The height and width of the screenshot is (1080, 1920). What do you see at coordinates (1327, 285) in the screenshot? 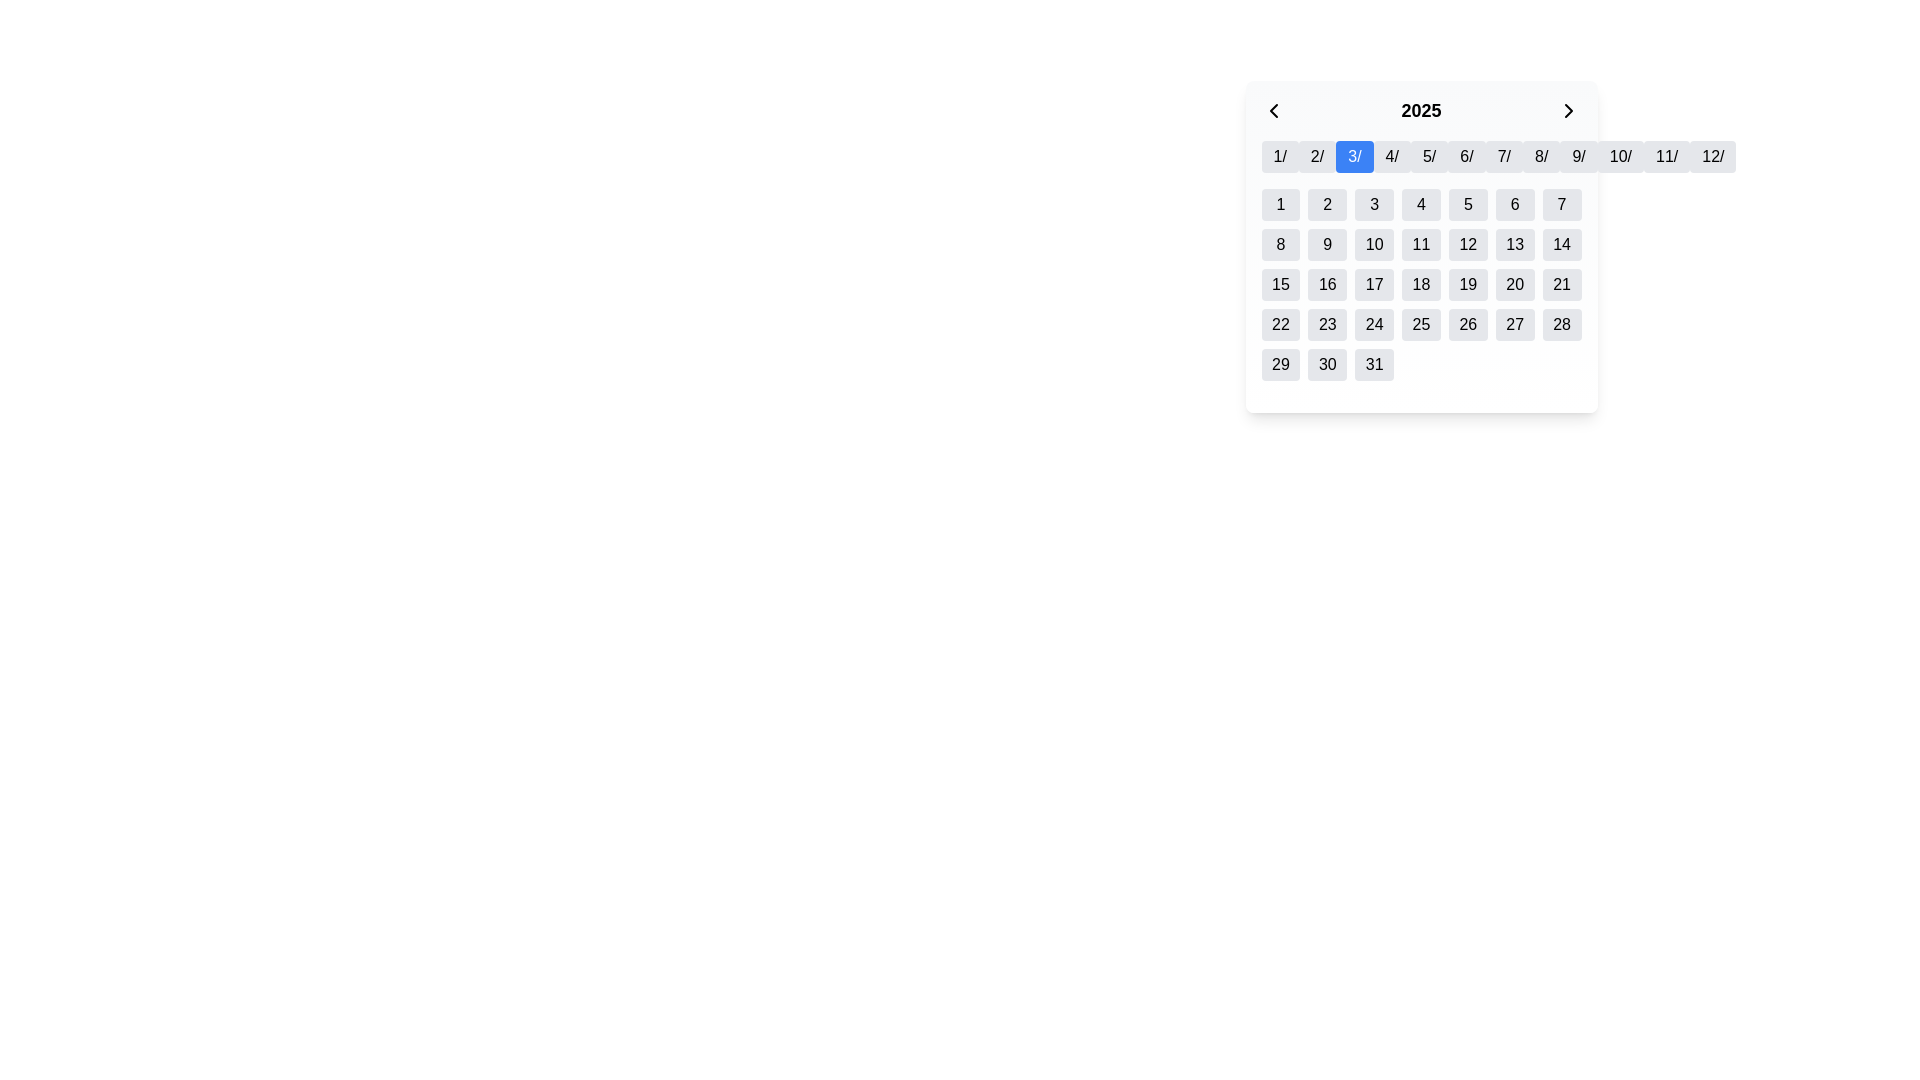
I see `the interactive date selection button for the date '16' in the calendar view` at bounding box center [1327, 285].